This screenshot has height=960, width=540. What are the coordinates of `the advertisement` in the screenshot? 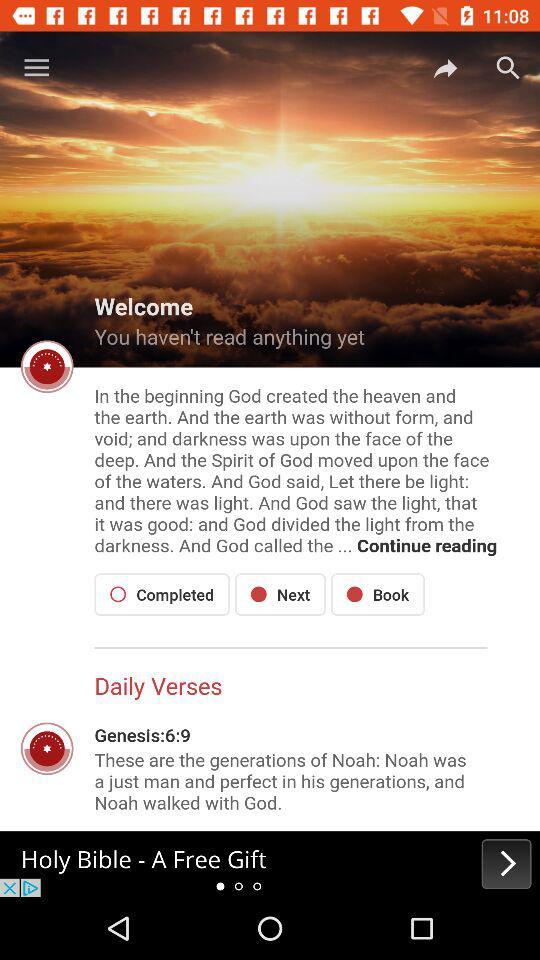 It's located at (270, 863).